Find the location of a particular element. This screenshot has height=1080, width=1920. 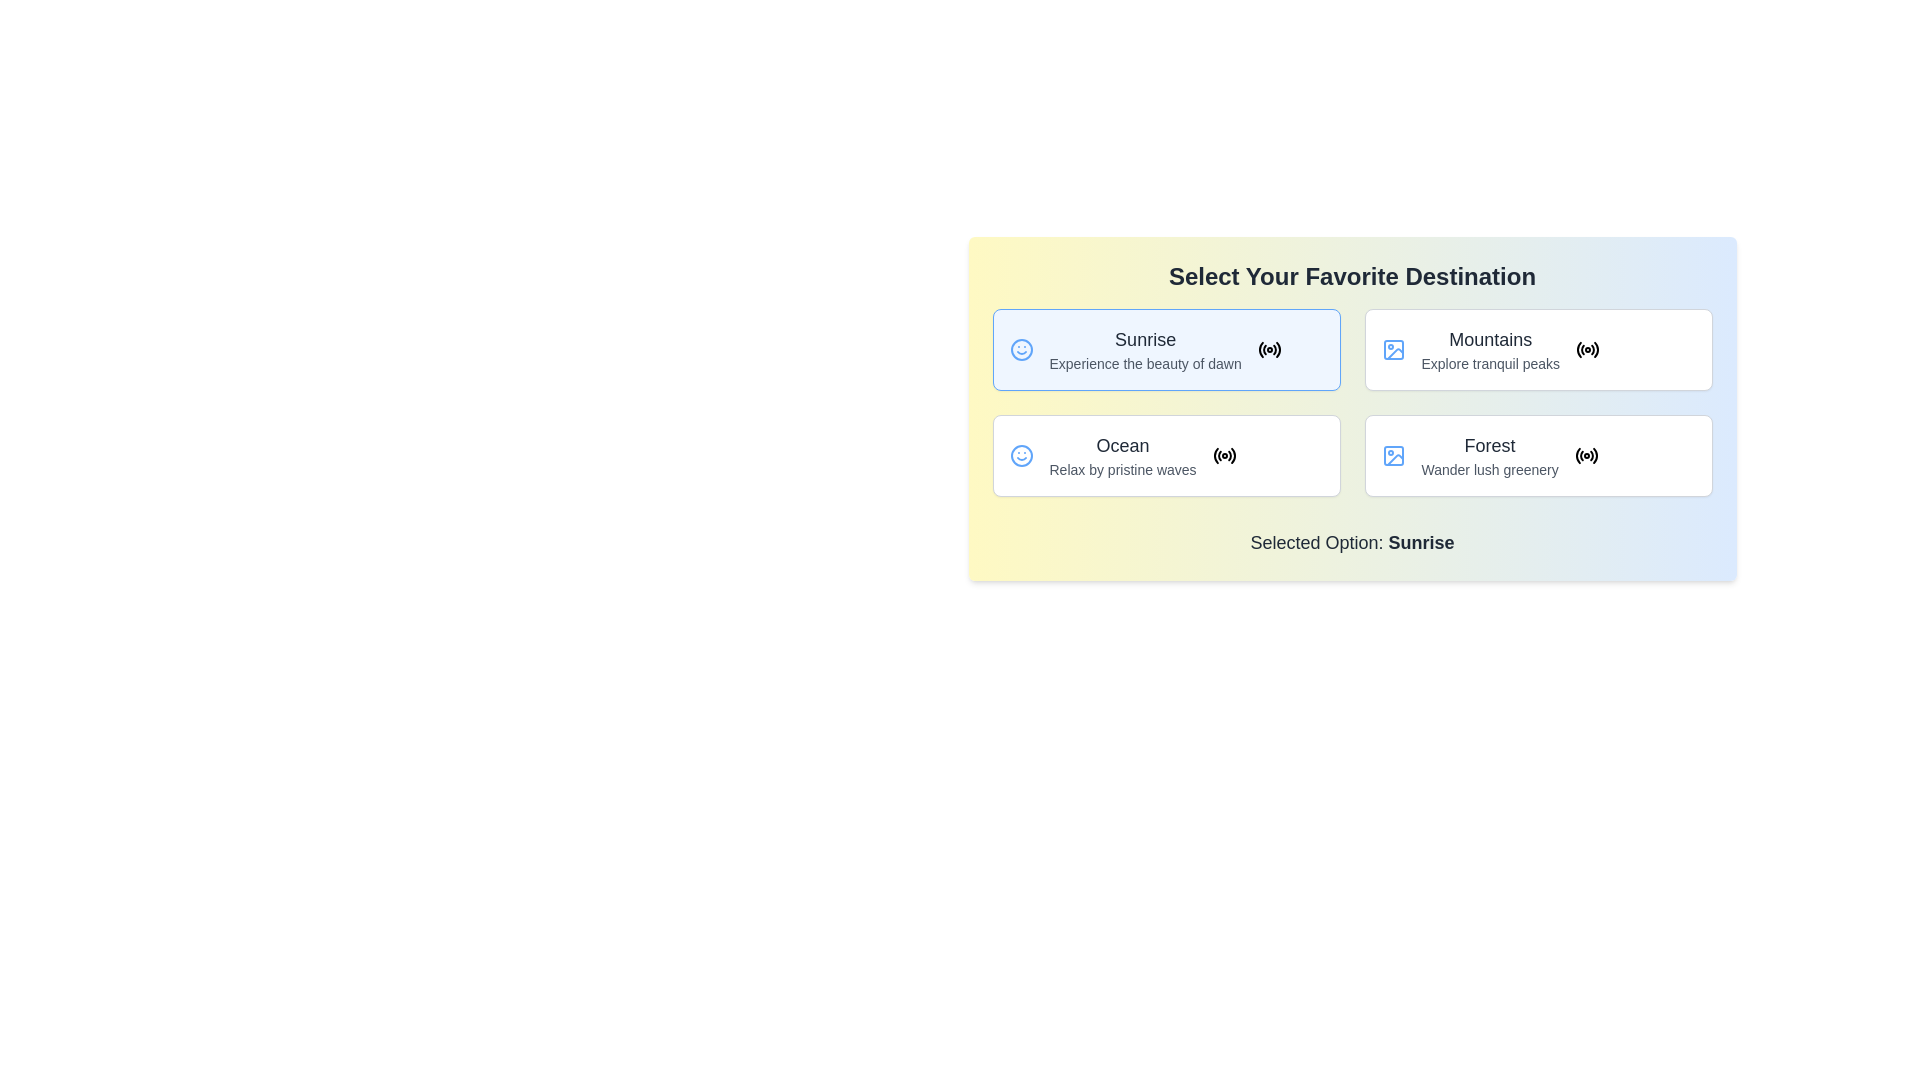

the radio symbol icon located to the right of the text 'Ocean Relax by pristine waves' in the lower-left card is located at coordinates (1223, 455).